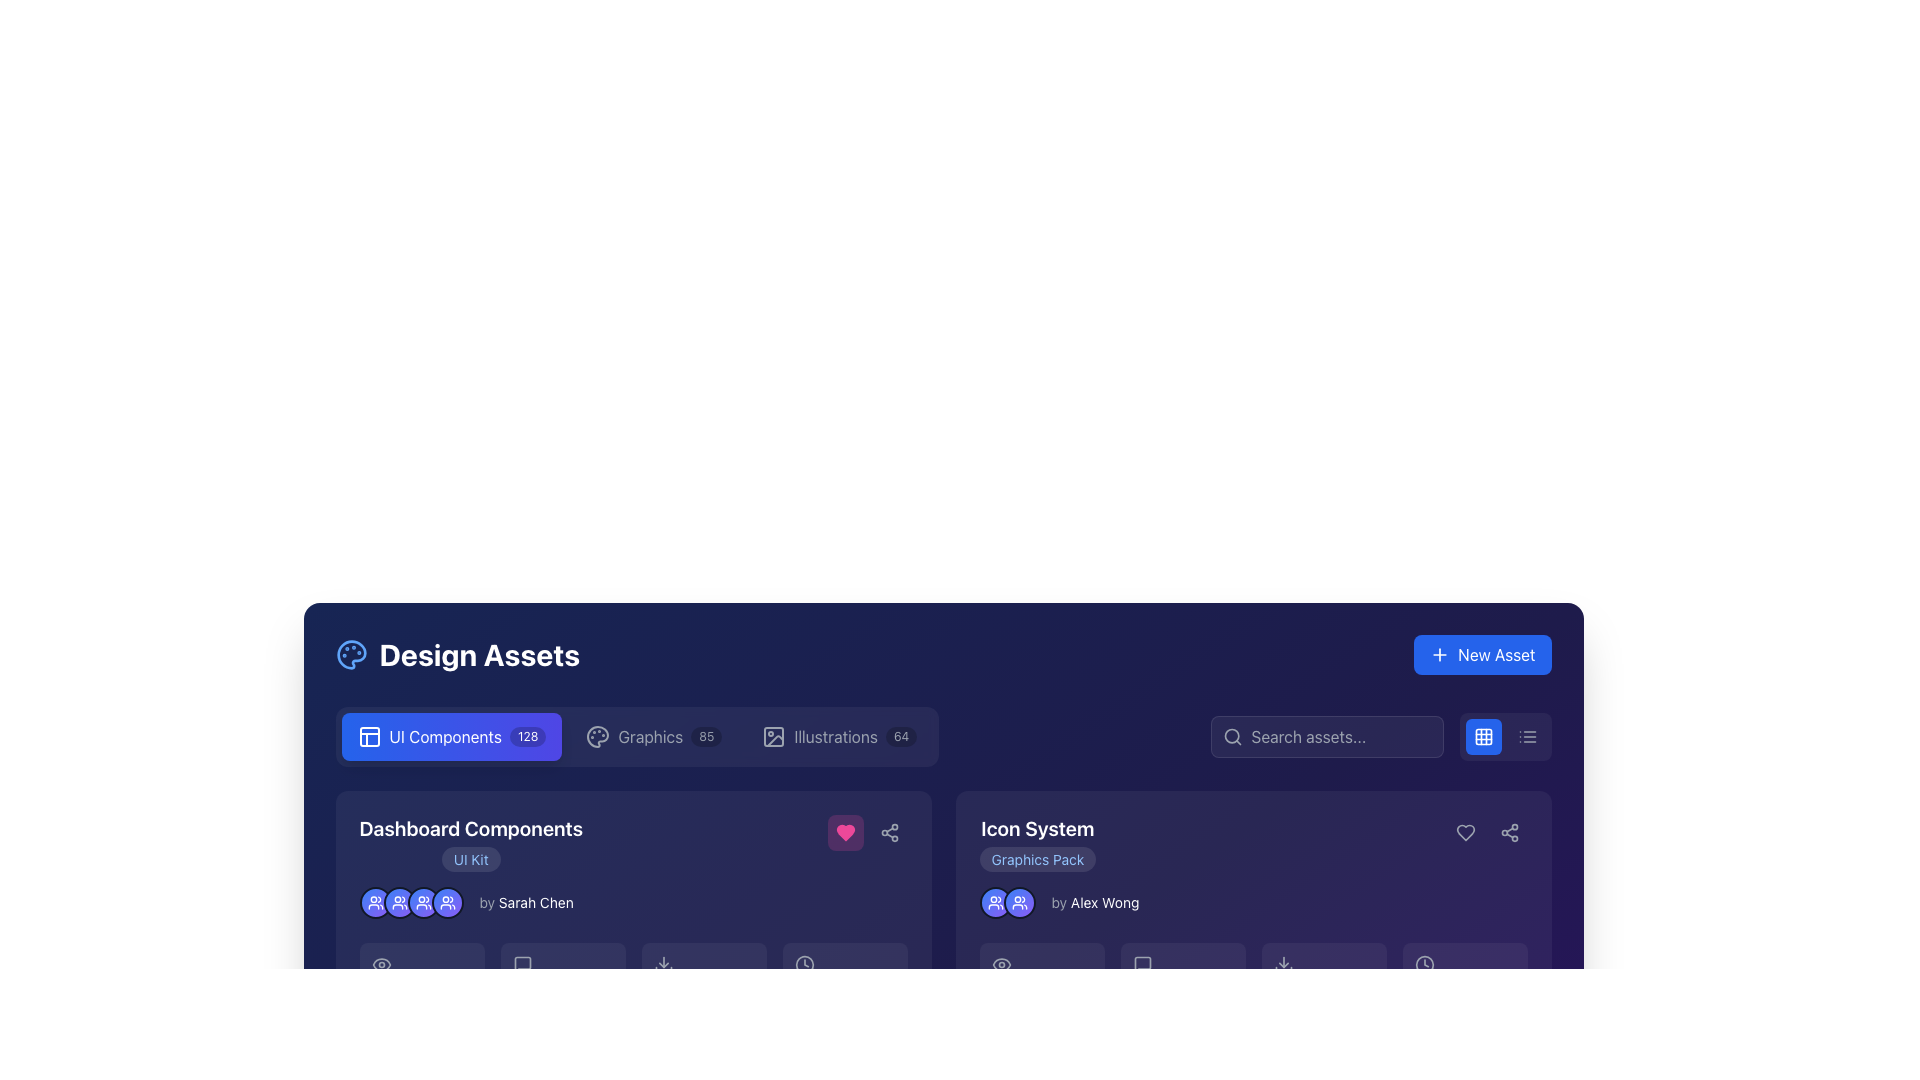  Describe the element at coordinates (421, 978) in the screenshot. I see `text displayed by the text display component in the first column of the grid layout under the 'Dashboard Components' category, which shows visibility metrics` at that location.